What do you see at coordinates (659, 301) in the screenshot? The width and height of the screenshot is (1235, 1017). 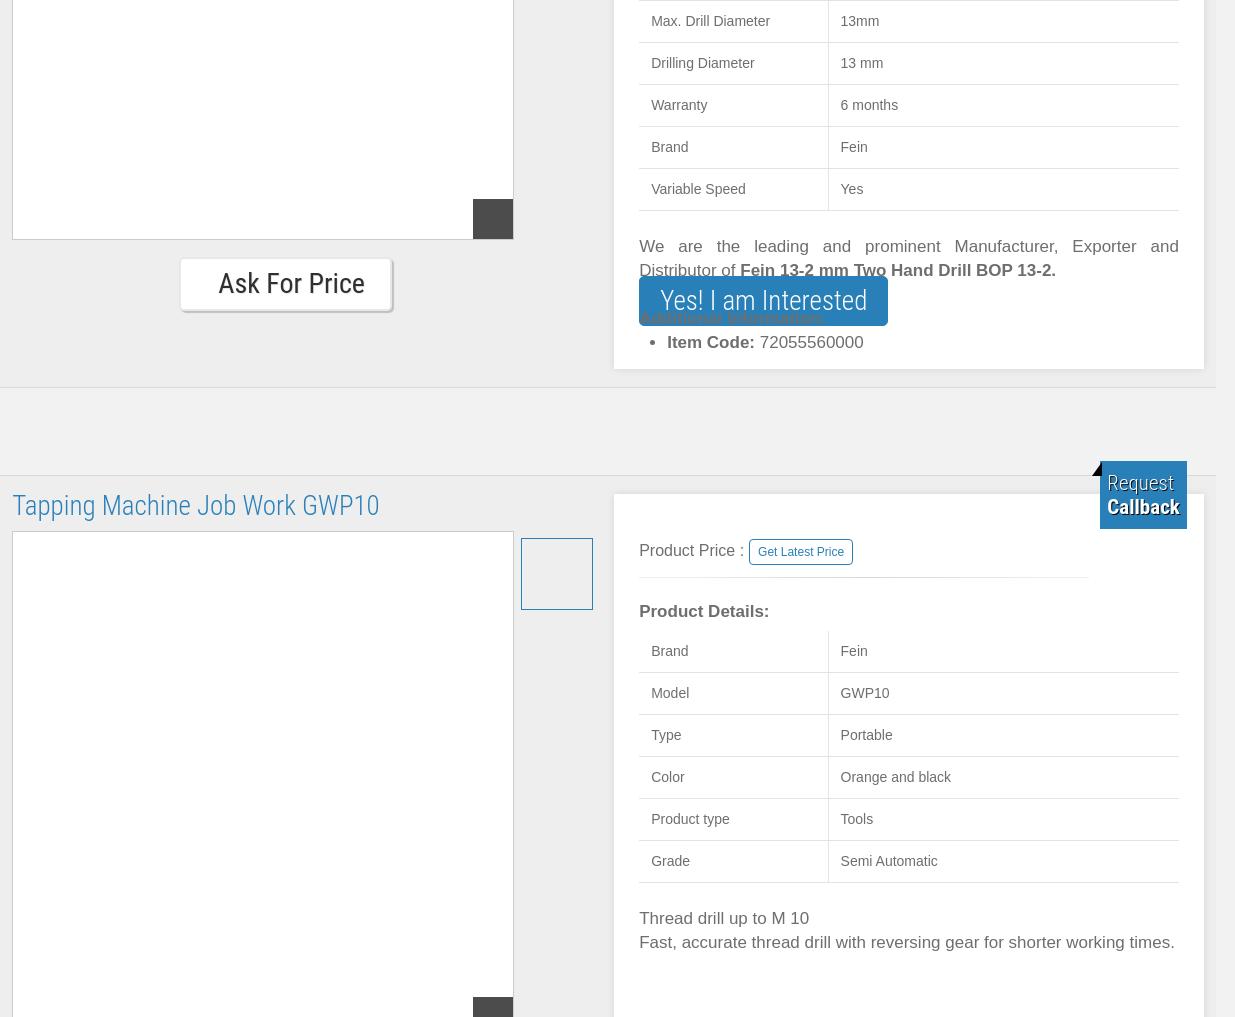 I see `'Yes! I am Interested'` at bounding box center [659, 301].